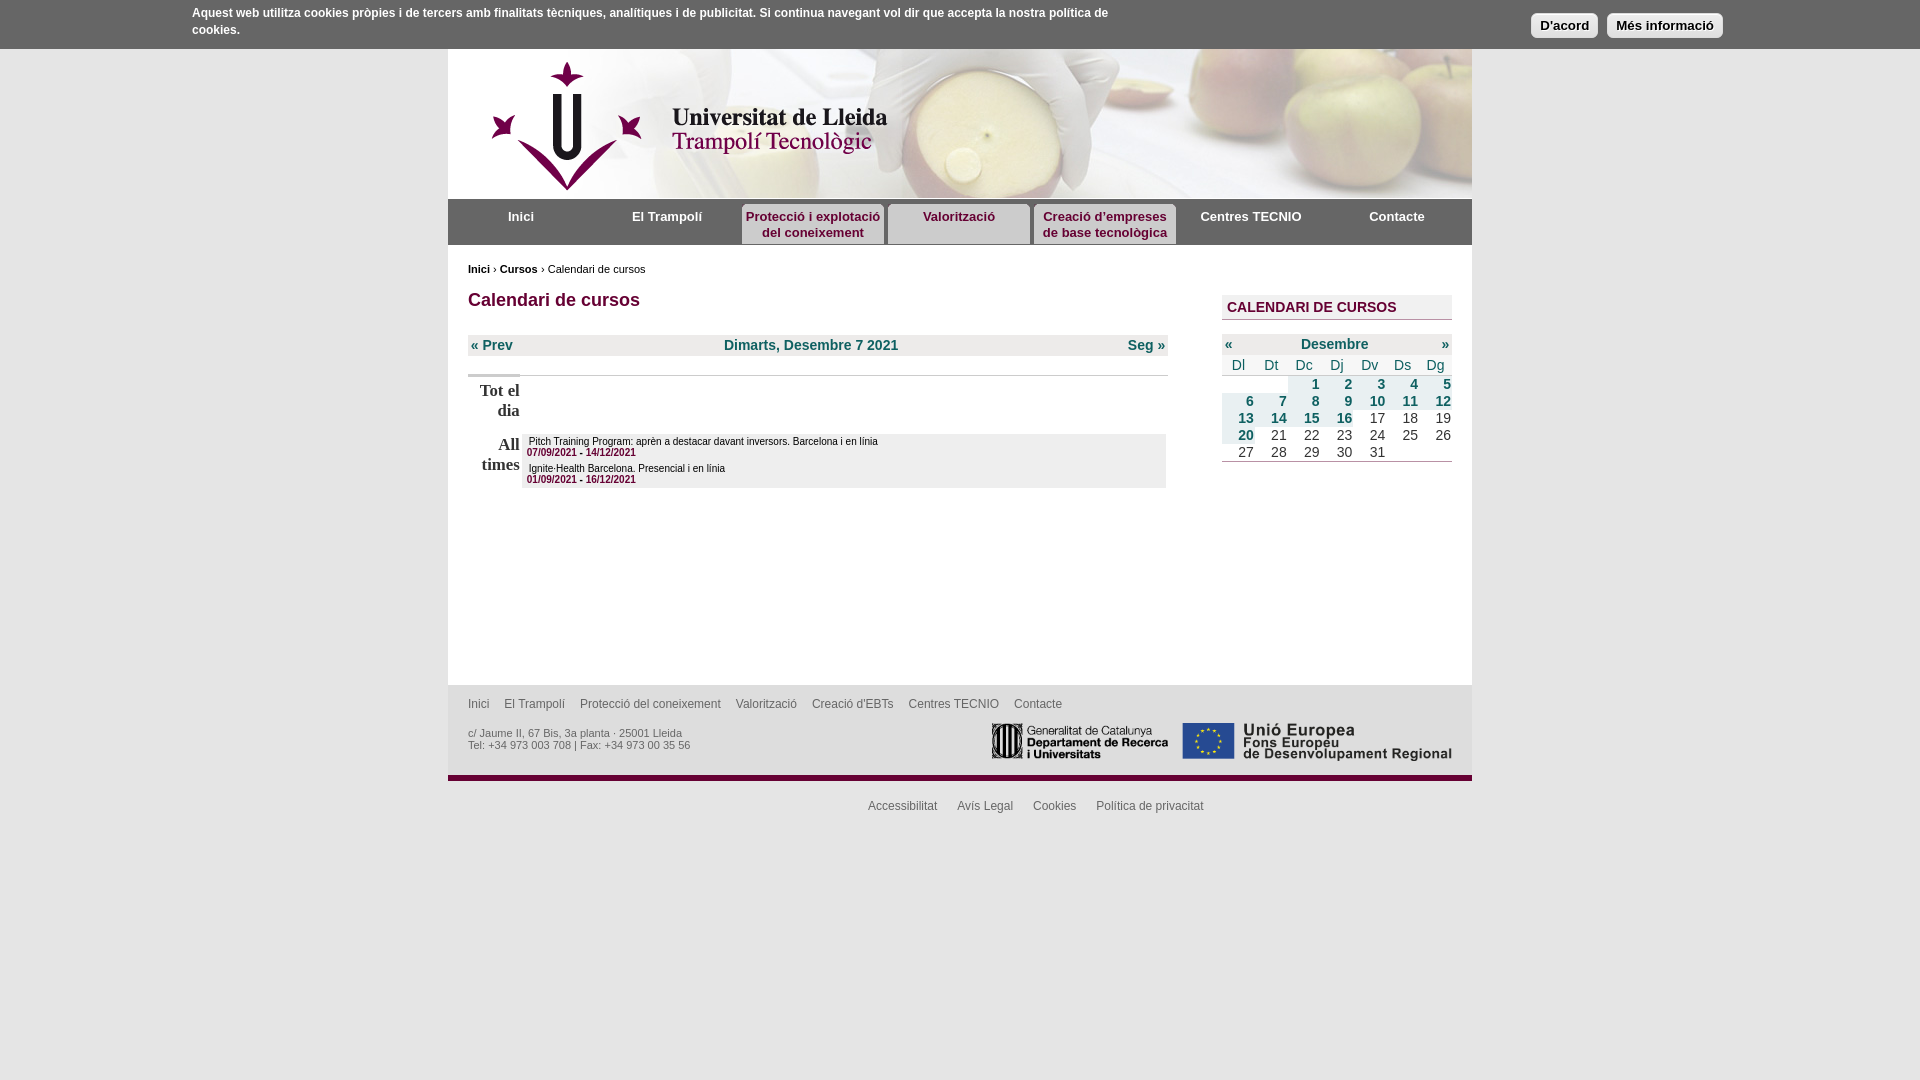  I want to click on 'Accessibilitat', so click(901, 805).